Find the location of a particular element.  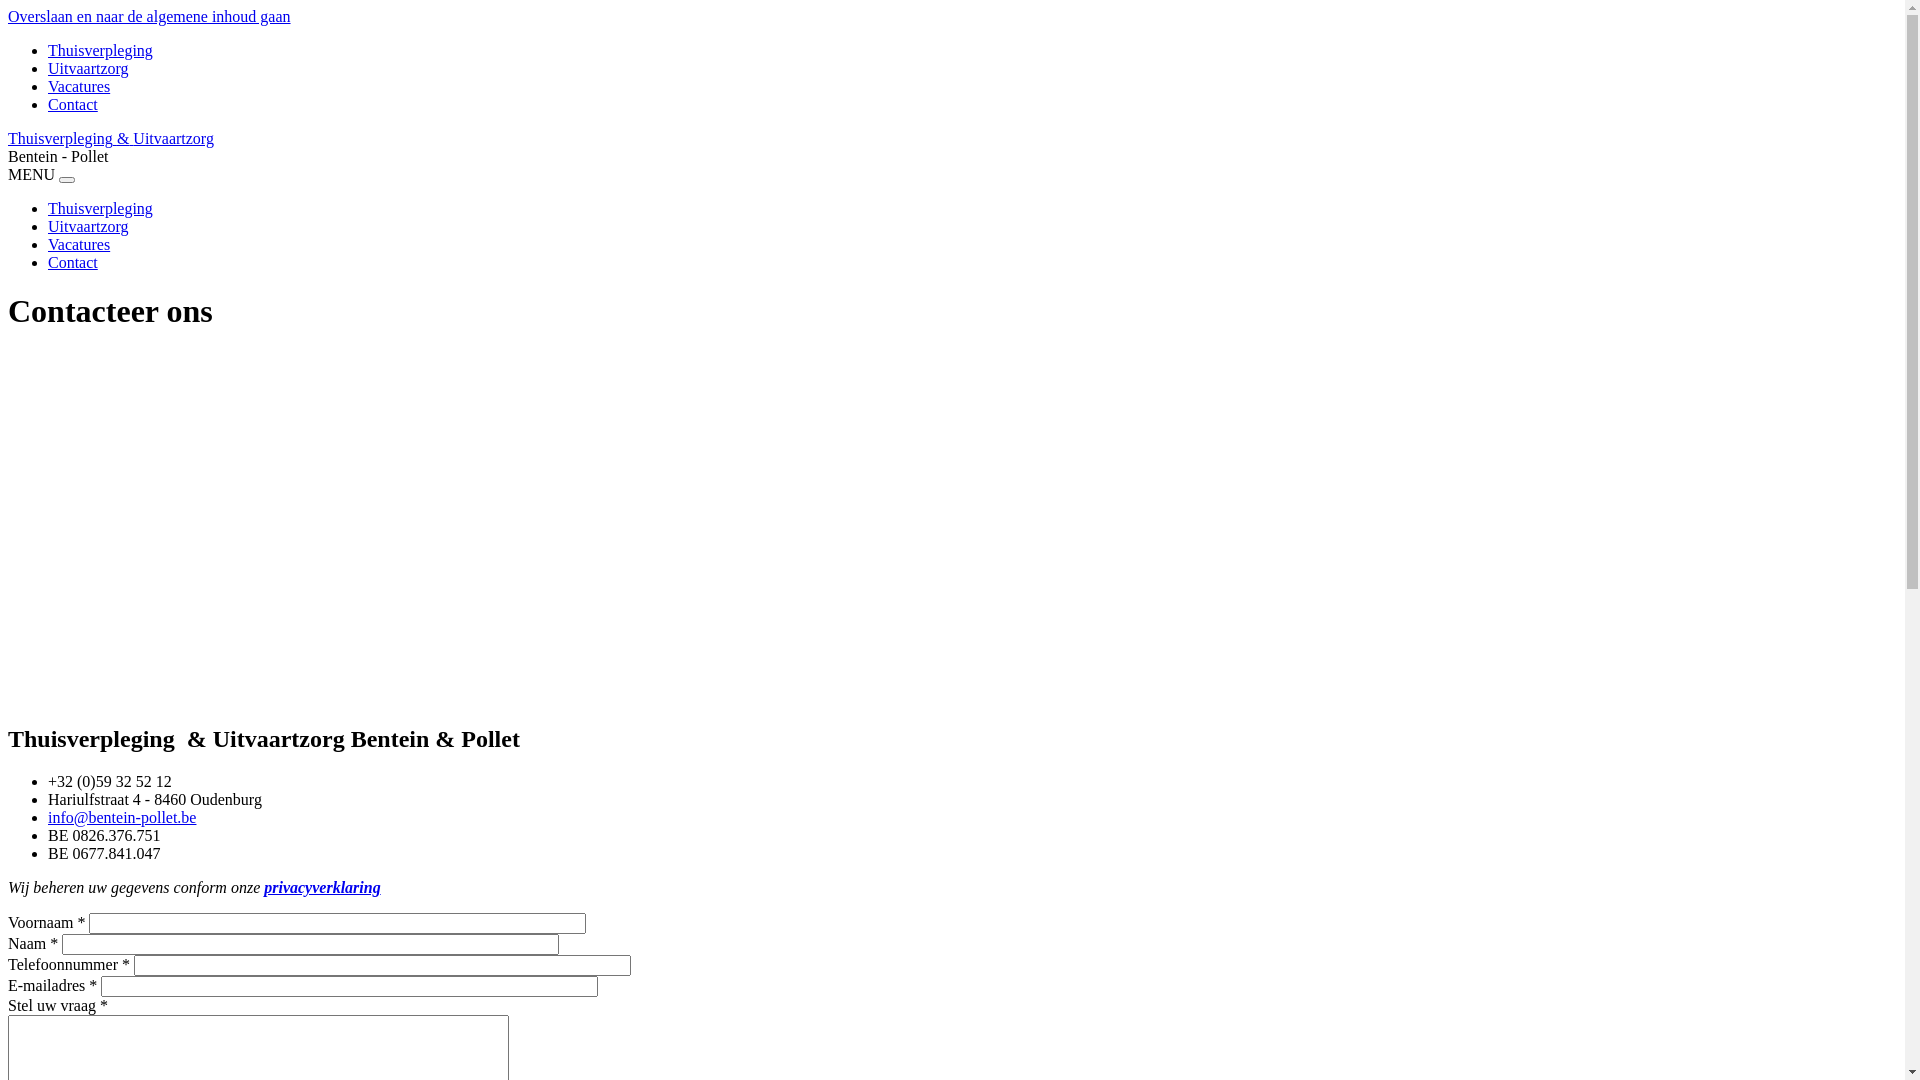

'Overslaan en naar de algemene inhoud gaan' is located at coordinates (148, 16).